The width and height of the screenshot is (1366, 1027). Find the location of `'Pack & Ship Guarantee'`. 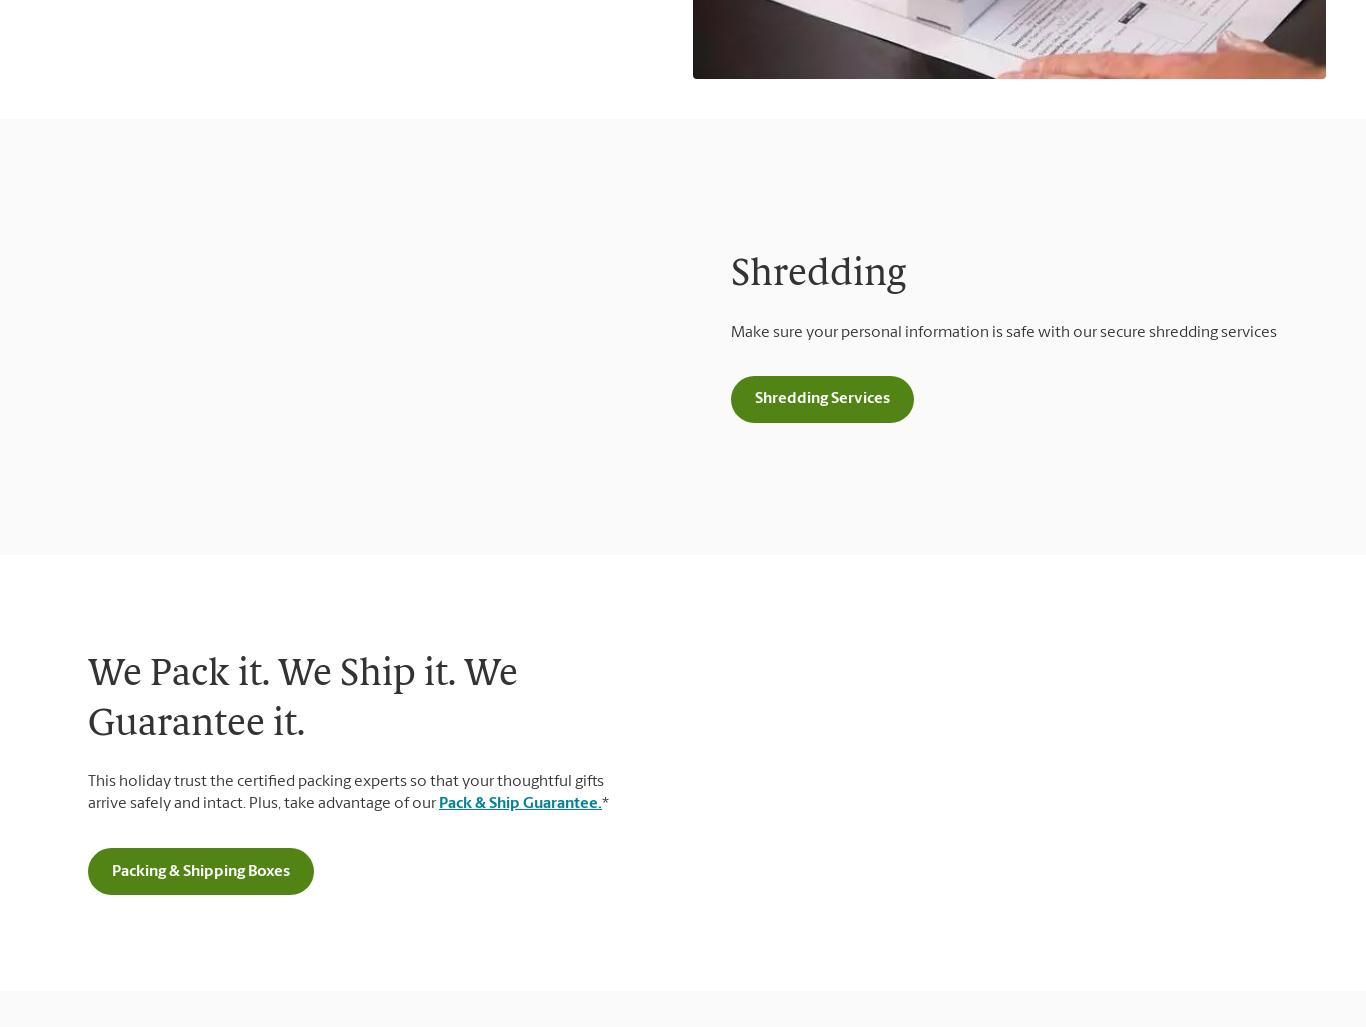

'Pack & Ship Guarantee' is located at coordinates (567, 485).